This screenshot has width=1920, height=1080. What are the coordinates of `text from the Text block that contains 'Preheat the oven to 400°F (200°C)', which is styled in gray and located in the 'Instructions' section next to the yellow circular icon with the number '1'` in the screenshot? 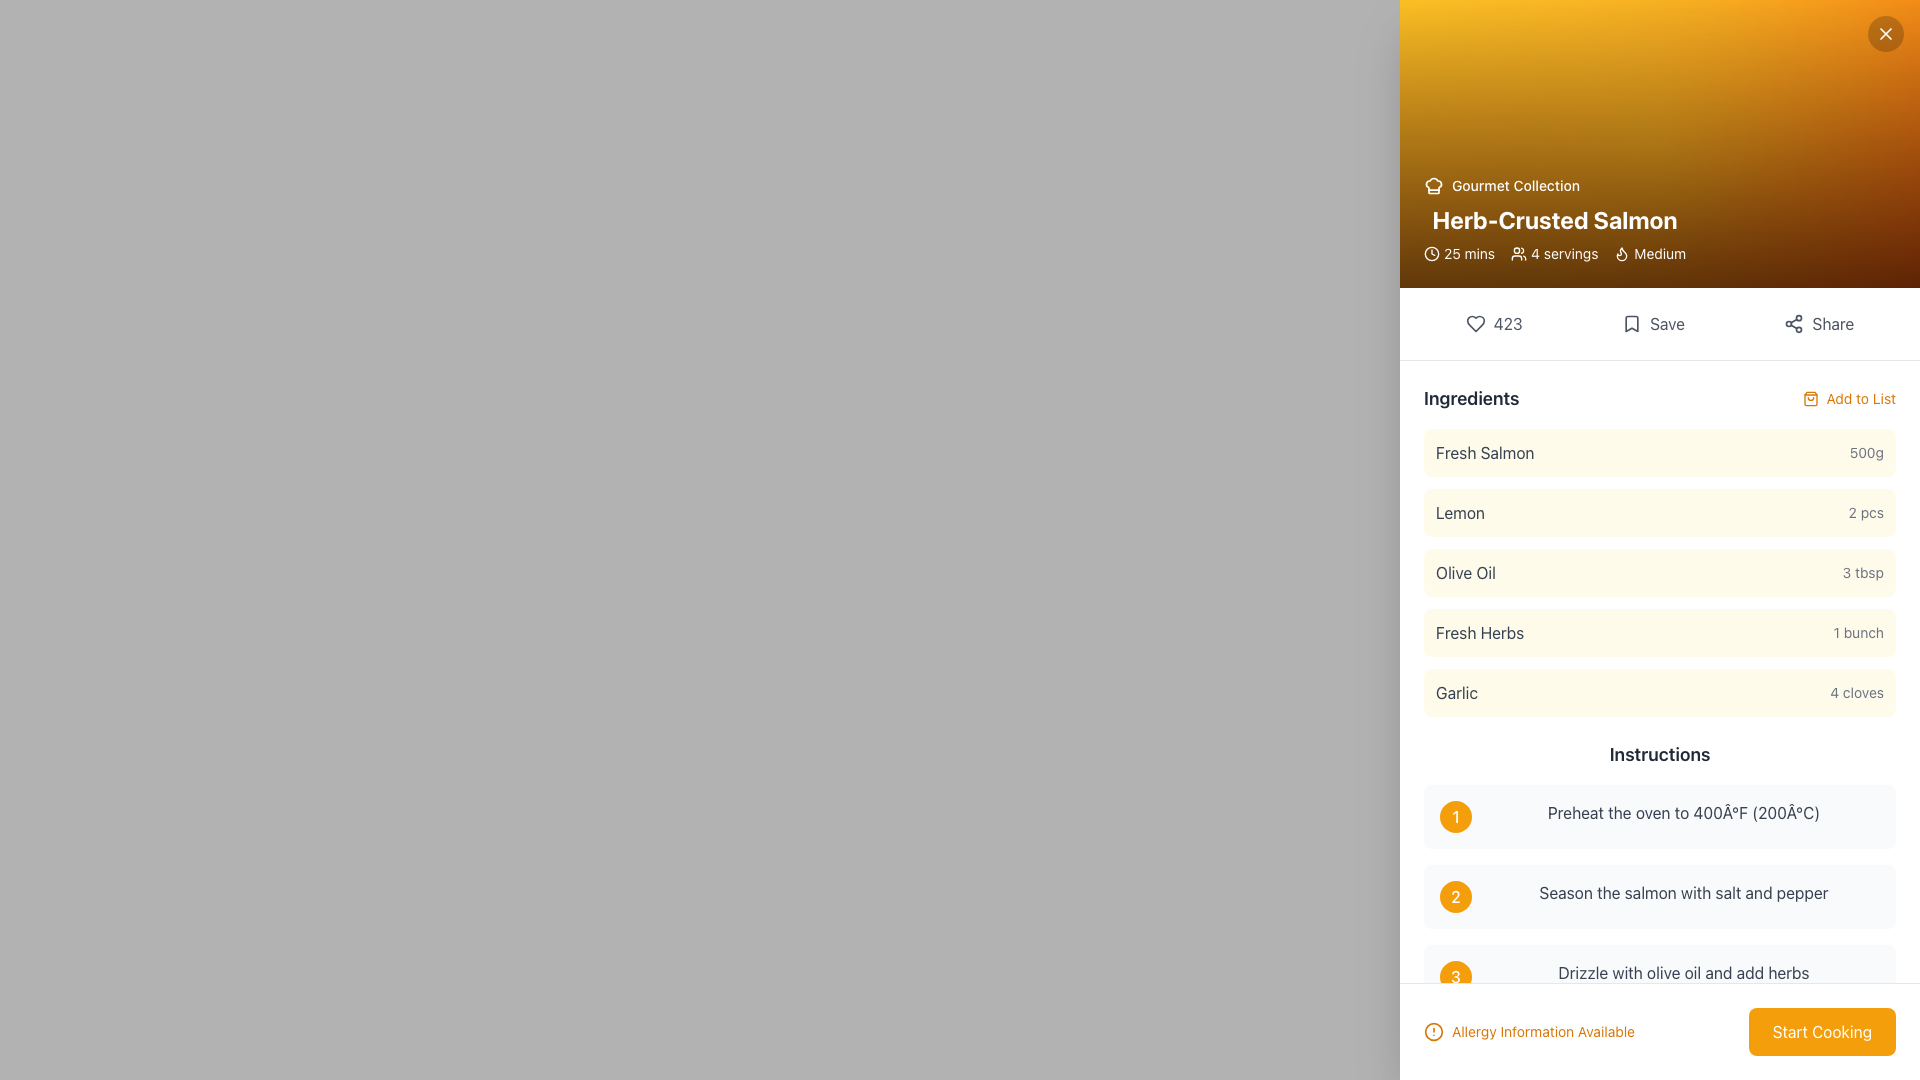 It's located at (1683, 817).